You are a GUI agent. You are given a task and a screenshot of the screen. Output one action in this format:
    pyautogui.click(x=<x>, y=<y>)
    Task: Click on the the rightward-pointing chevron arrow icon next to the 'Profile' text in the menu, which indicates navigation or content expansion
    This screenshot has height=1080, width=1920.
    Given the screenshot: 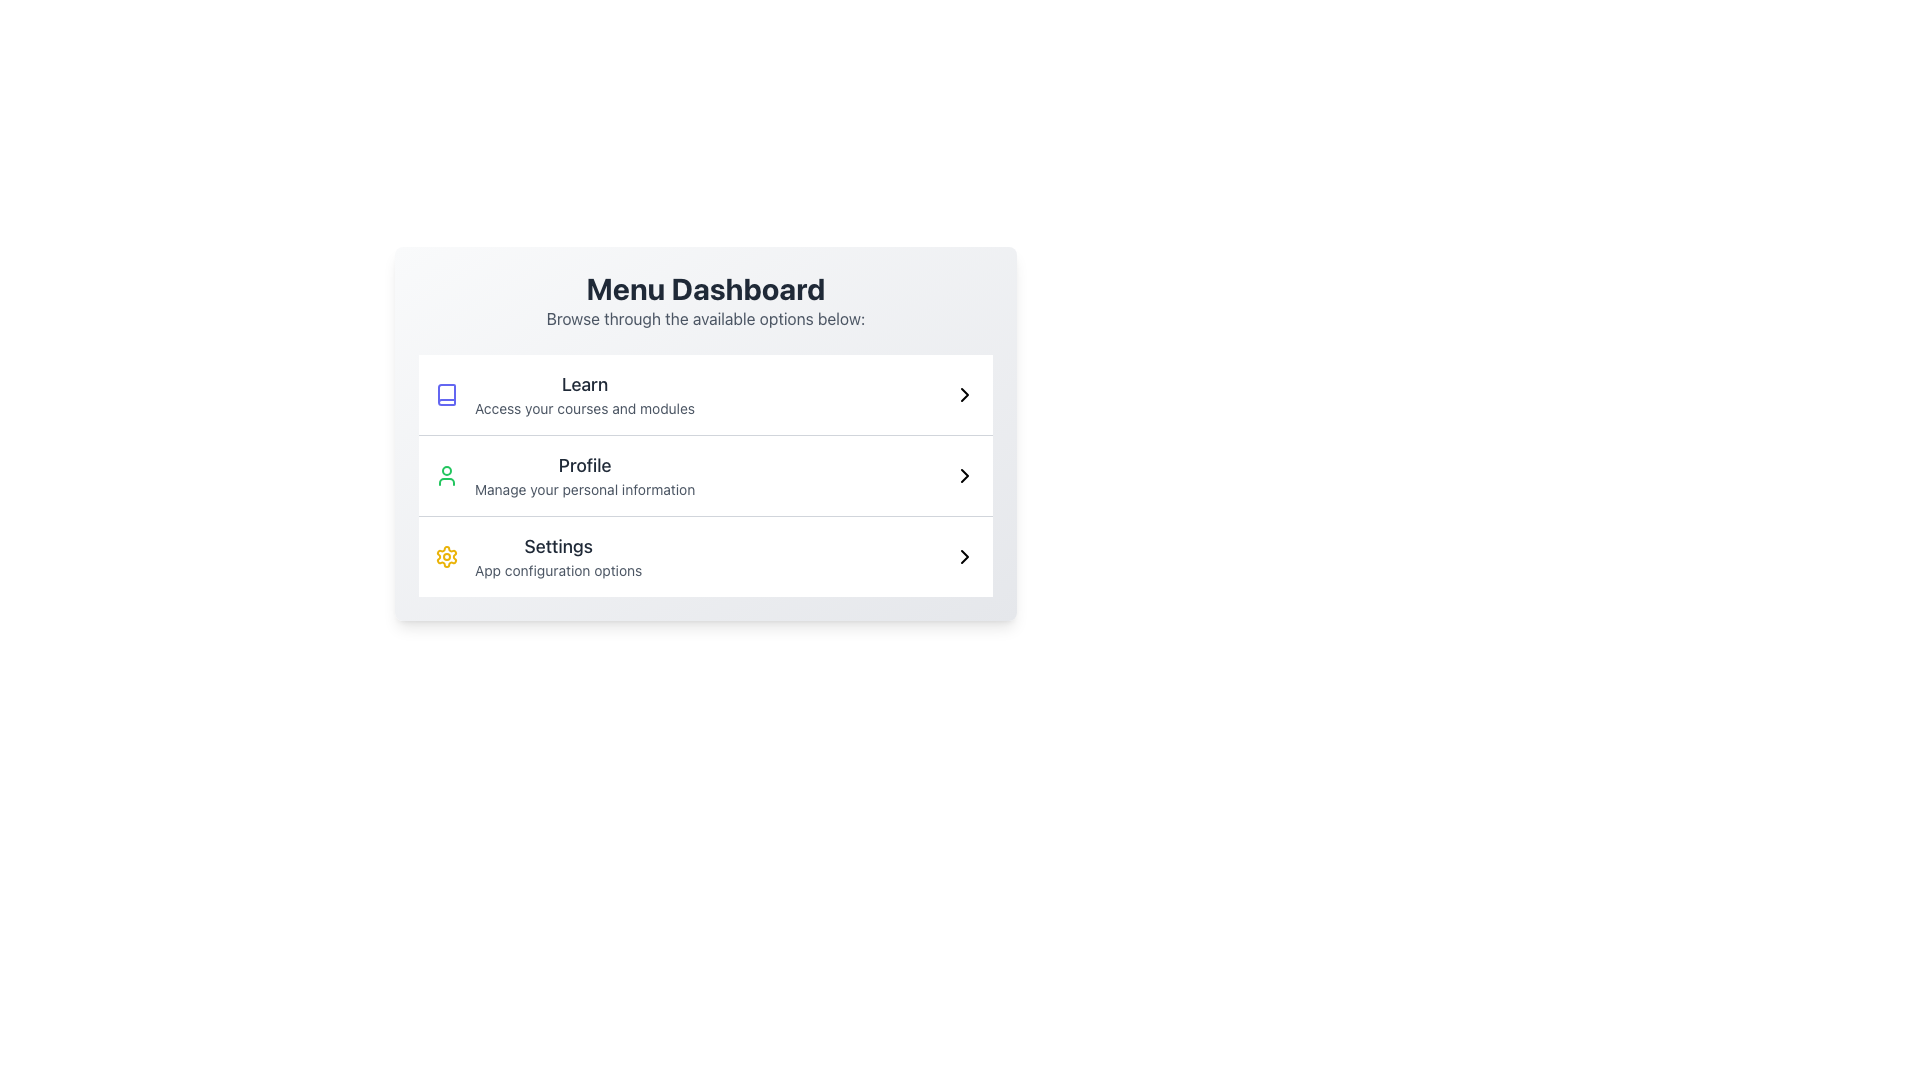 What is the action you would take?
    pyautogui.click(x=964, y=475)
    